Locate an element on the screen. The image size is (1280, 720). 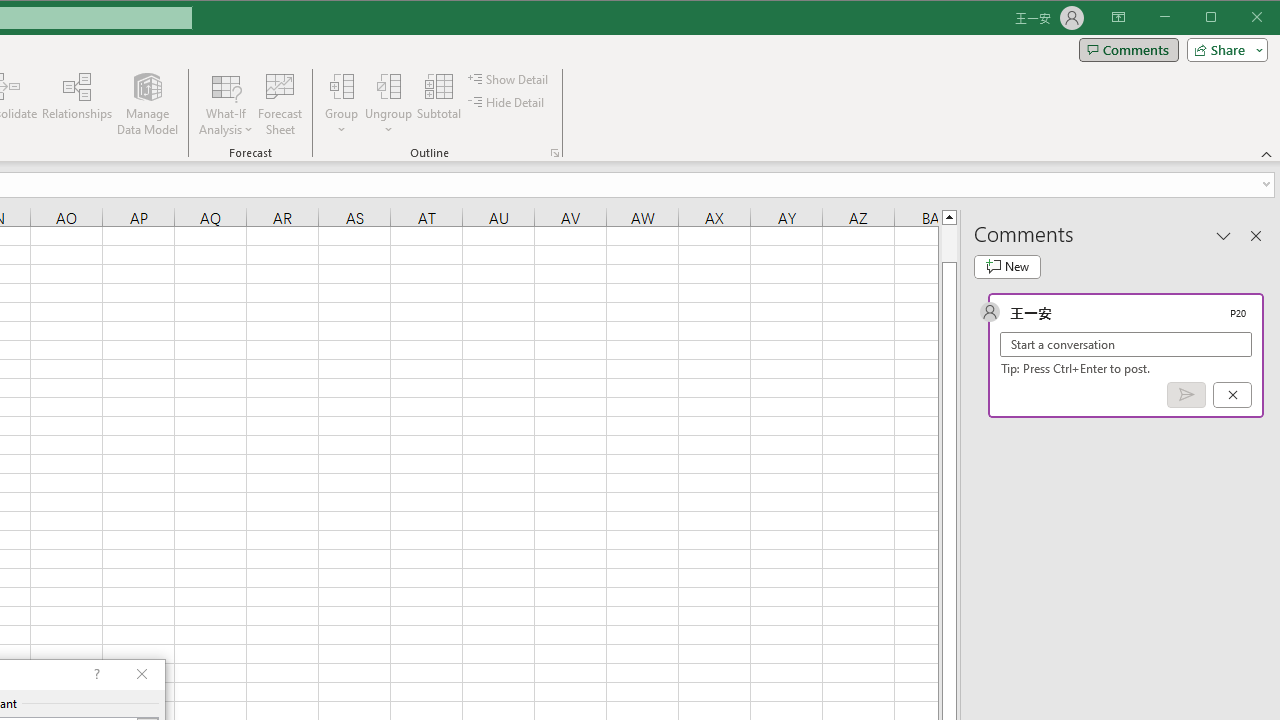
'Show Detail' is located at coordinates (509, 78).